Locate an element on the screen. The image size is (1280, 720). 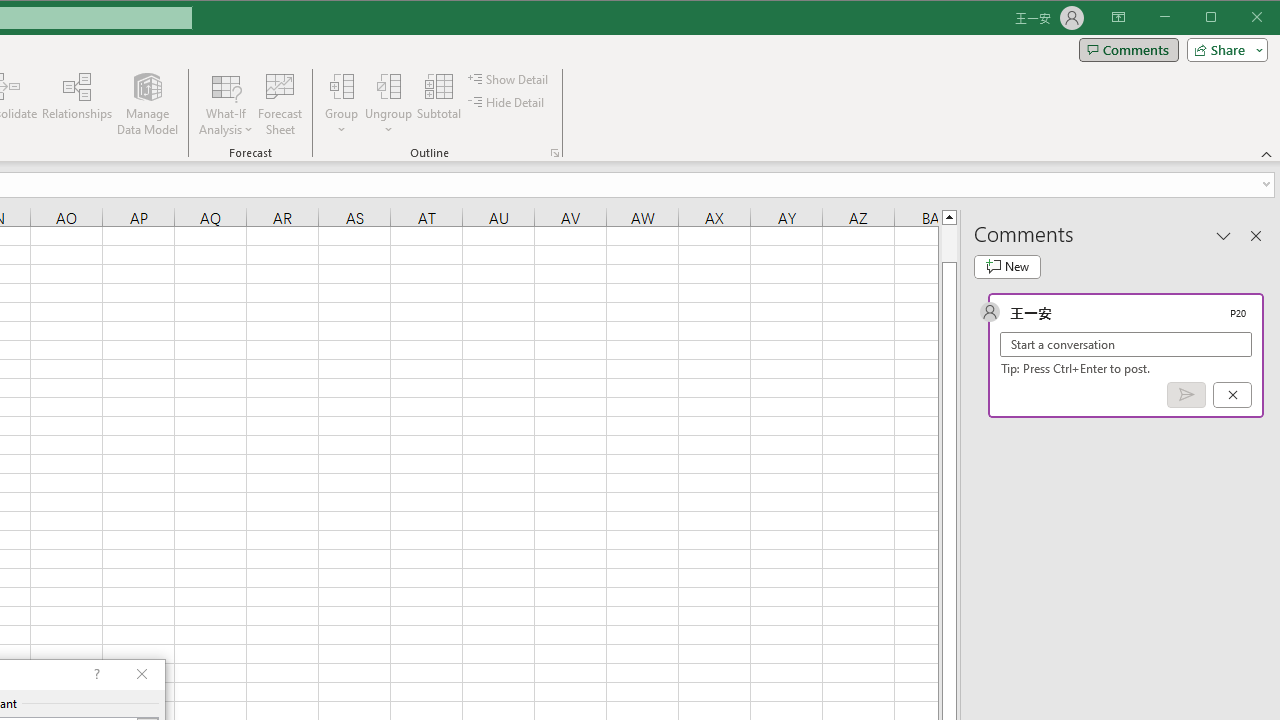
'Show Detail' is located at coordinates (509, 78).